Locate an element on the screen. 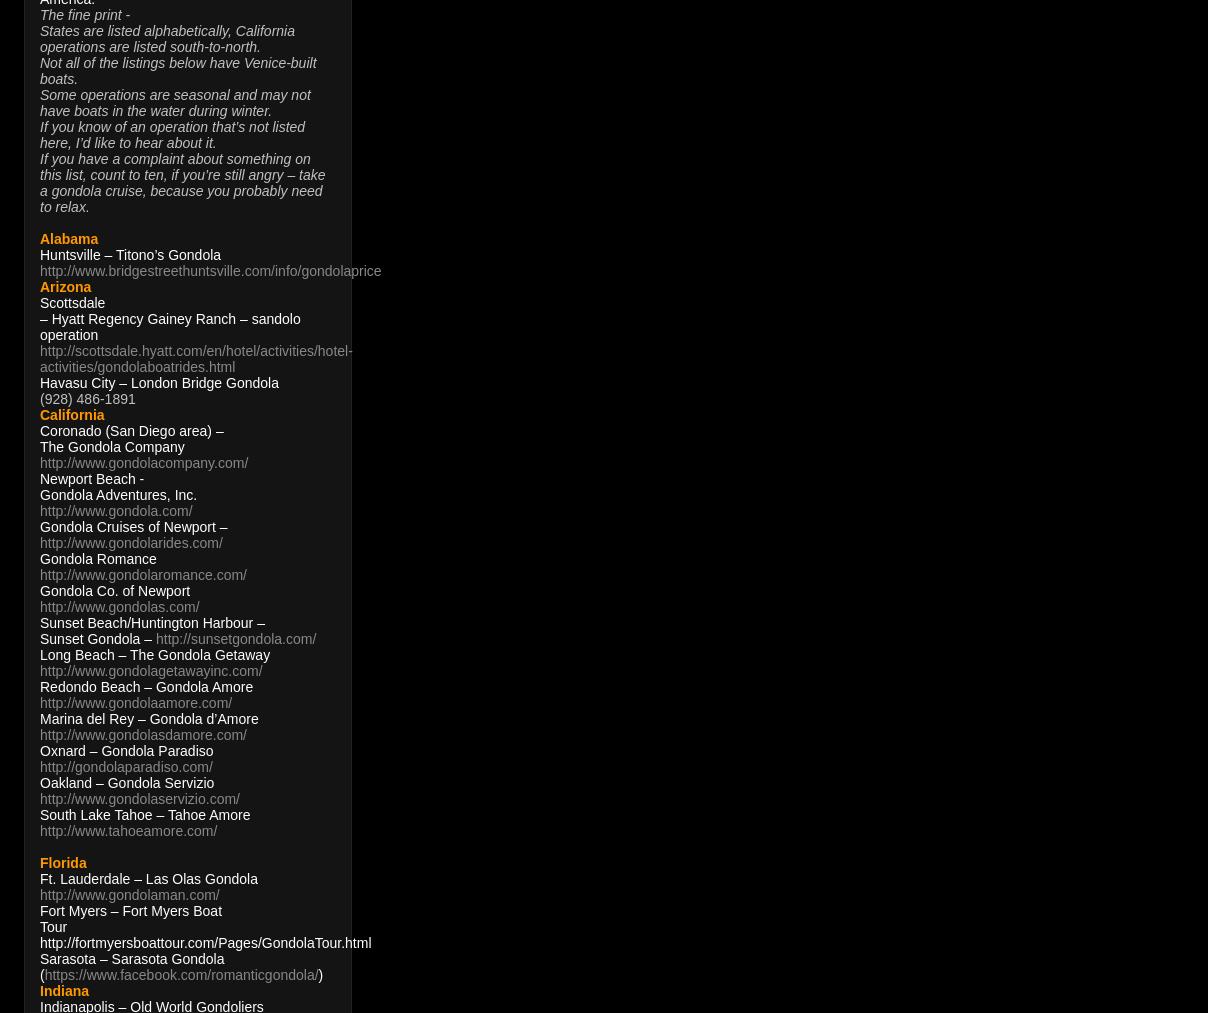  'http://www.bridgestreethuntsville.com/info/gondolaprice' is located at coordinates (210, 269).